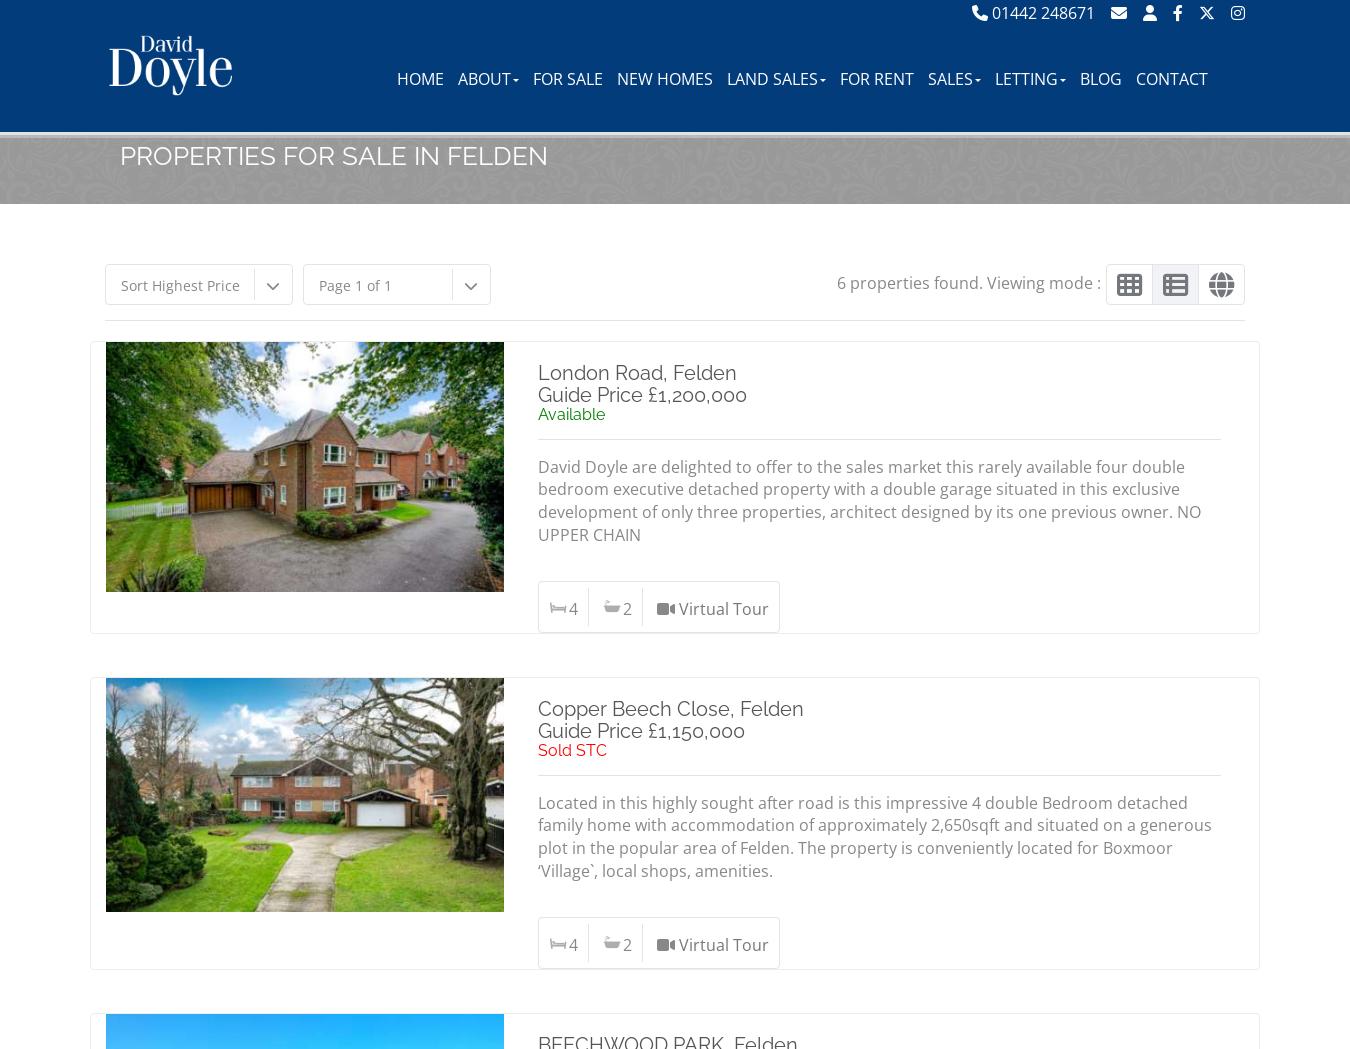 The image size is (1350, 1049). I want to click on '6 properties found. Viewing mode :', so click(837, 283).